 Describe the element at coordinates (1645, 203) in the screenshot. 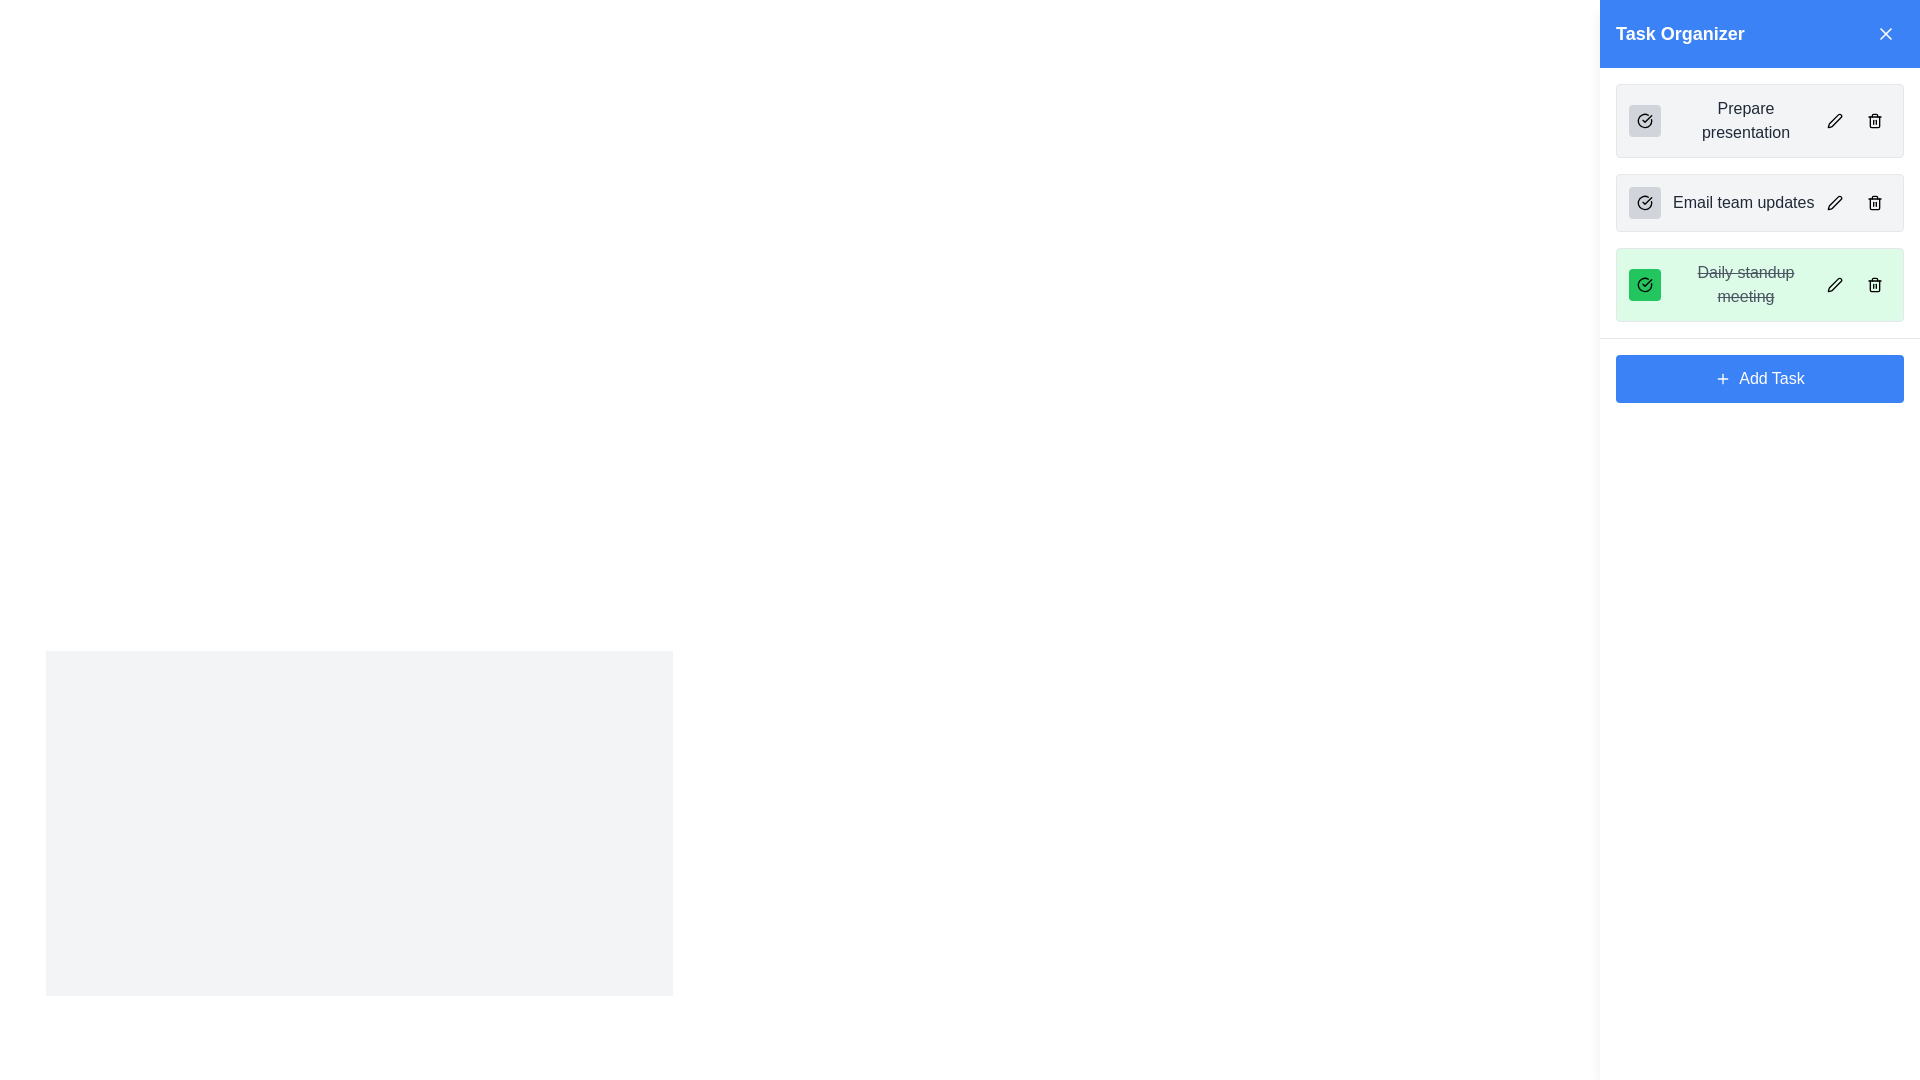

I see `the circular checkmark icon indicating the completion status of the task 'Email team updates' in the 'Task Organizer' panel` at that location.